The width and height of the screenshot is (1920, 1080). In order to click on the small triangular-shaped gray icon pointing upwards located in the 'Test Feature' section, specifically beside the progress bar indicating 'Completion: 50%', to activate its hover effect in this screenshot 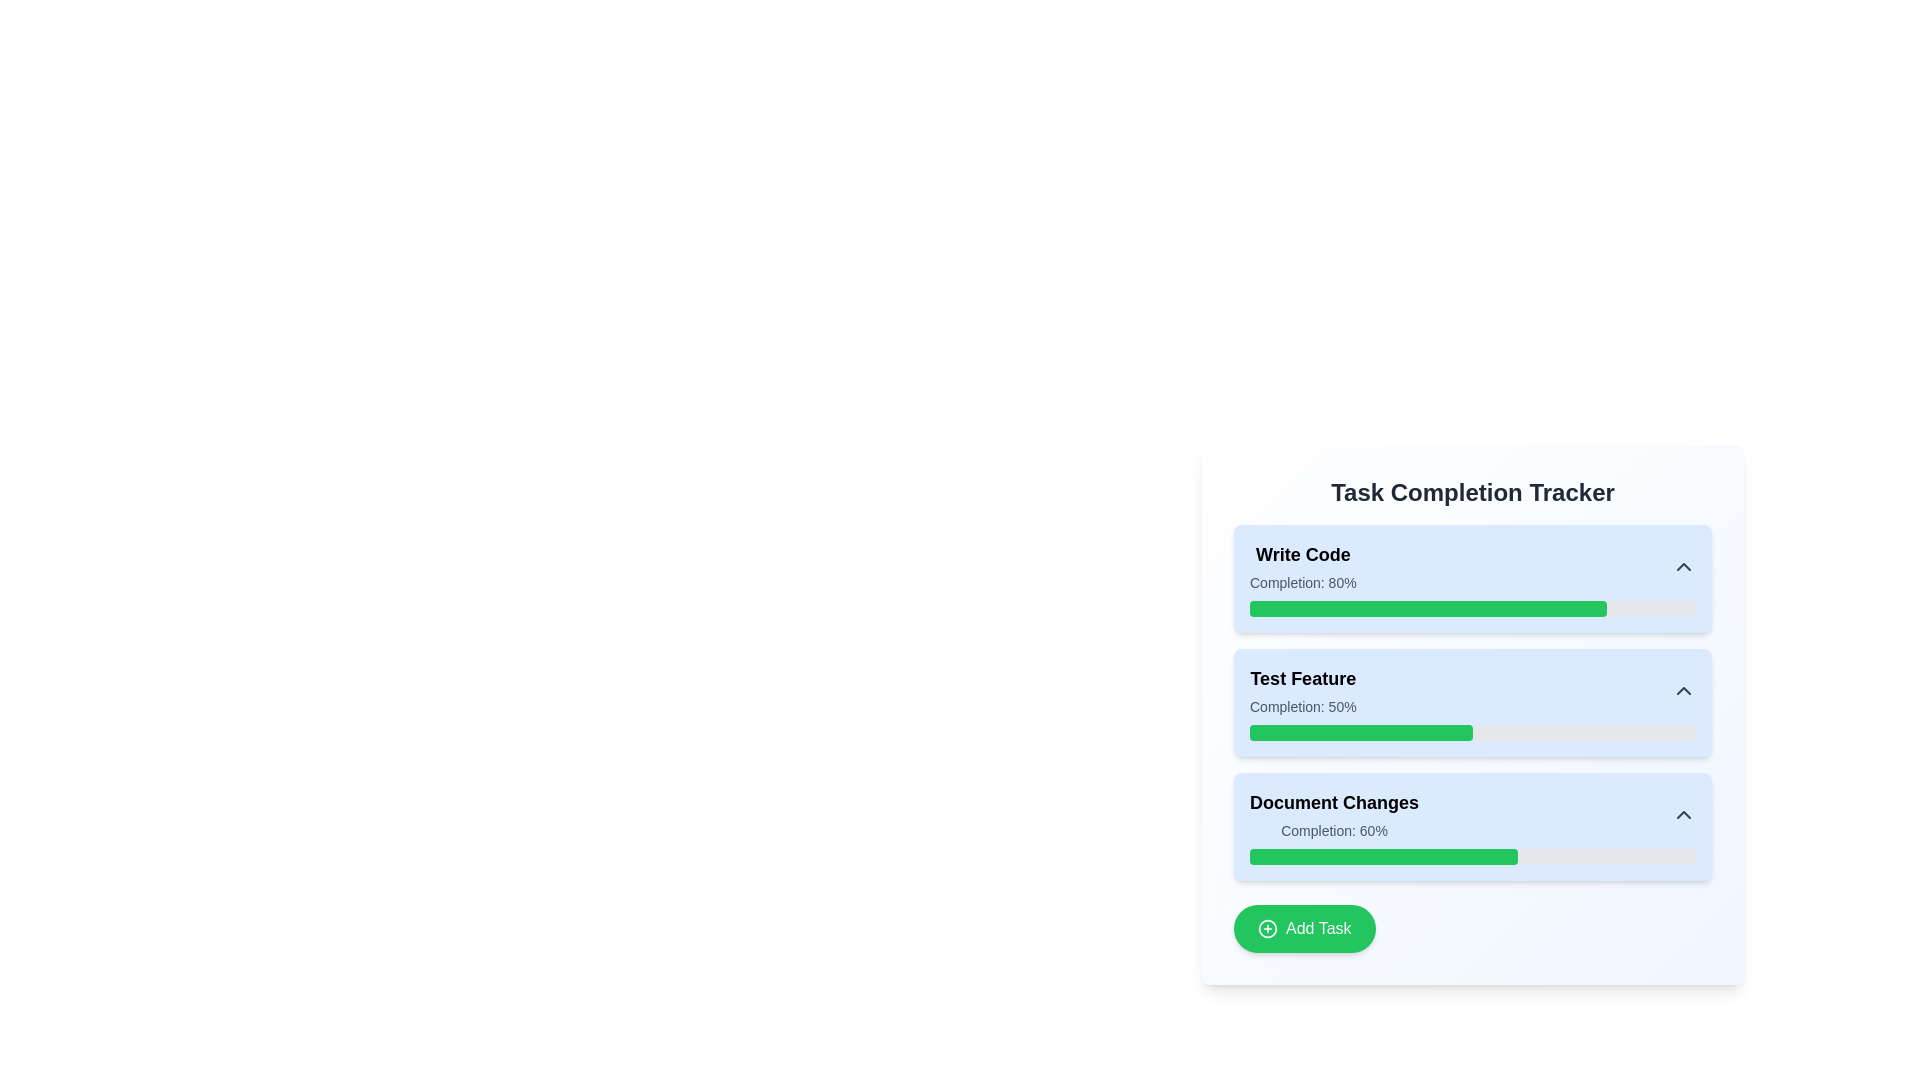, I will do `click(1683, 689)`.